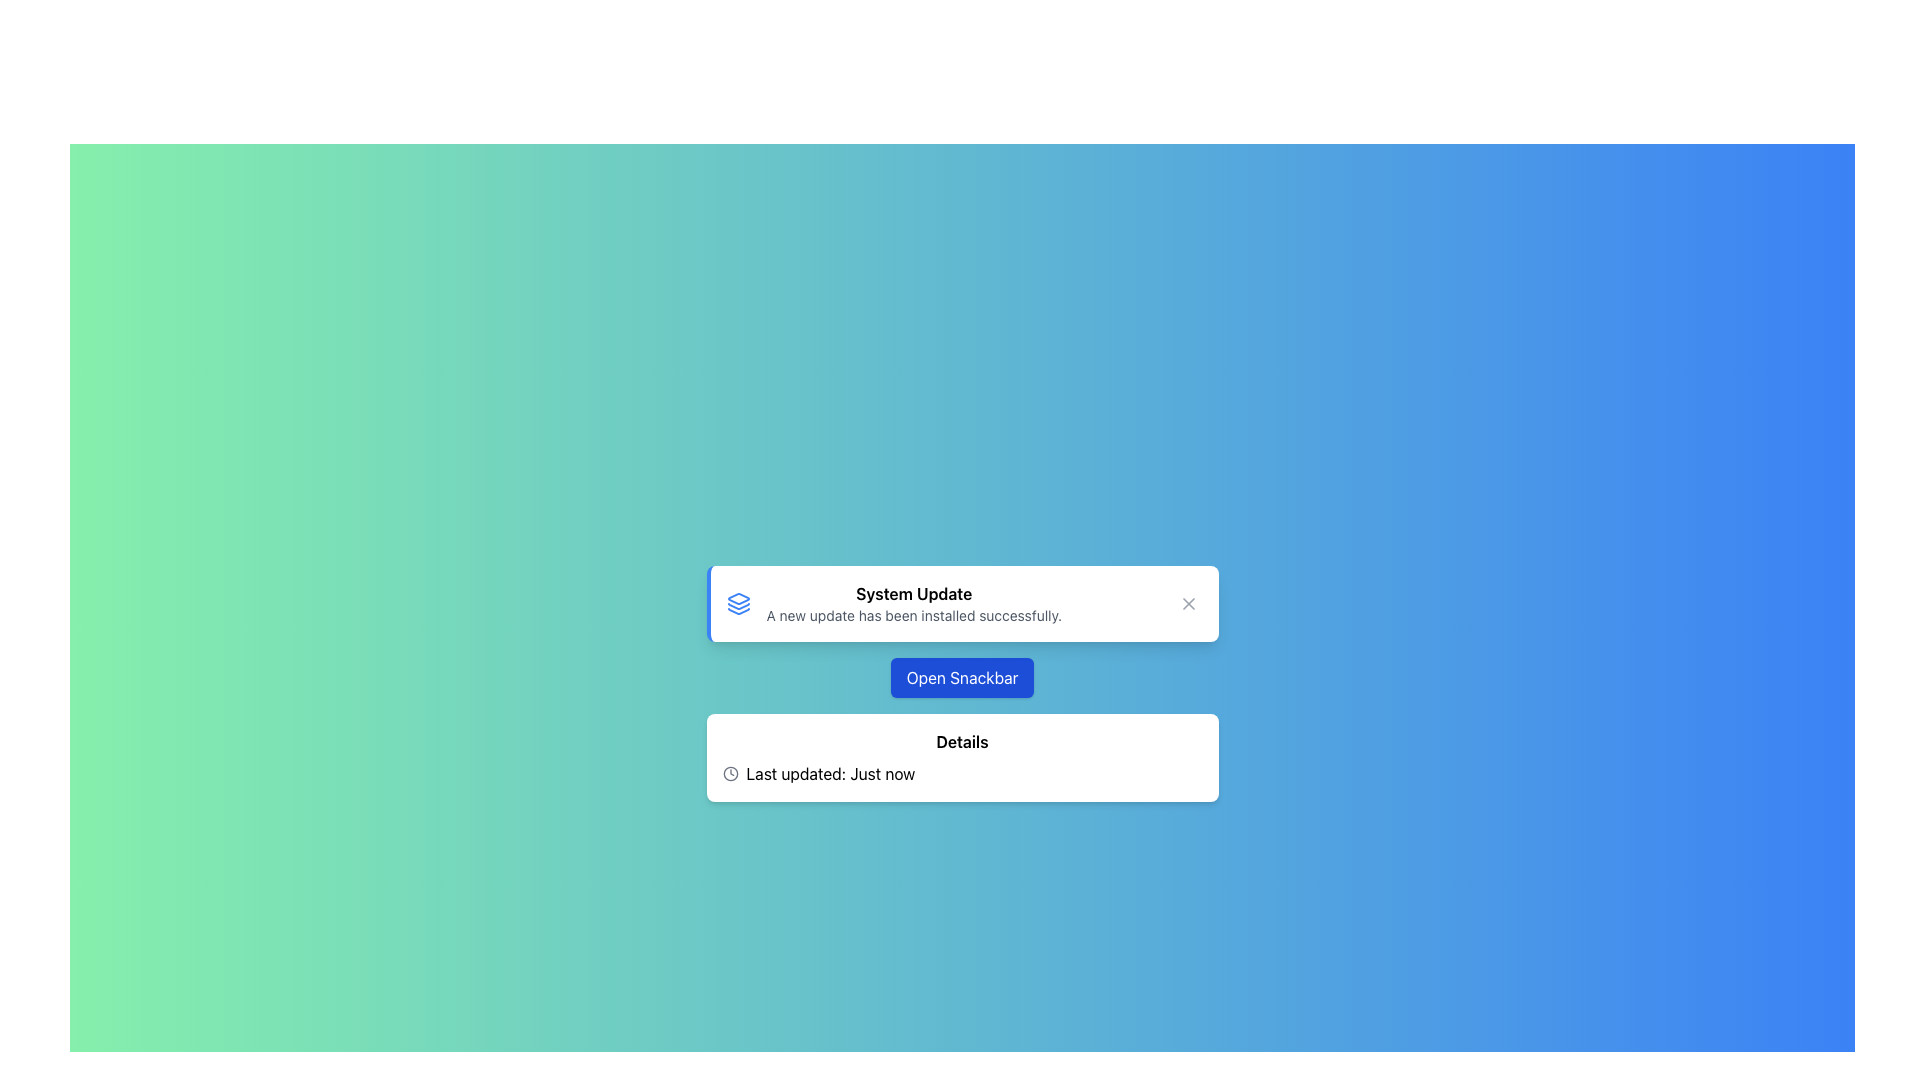  Describe the element at coordinates (737, 603) in the screenshot. I see `the blue stackable layers icon located within the 'System Update' notification bar, positioned to the left of the title text` at that location.